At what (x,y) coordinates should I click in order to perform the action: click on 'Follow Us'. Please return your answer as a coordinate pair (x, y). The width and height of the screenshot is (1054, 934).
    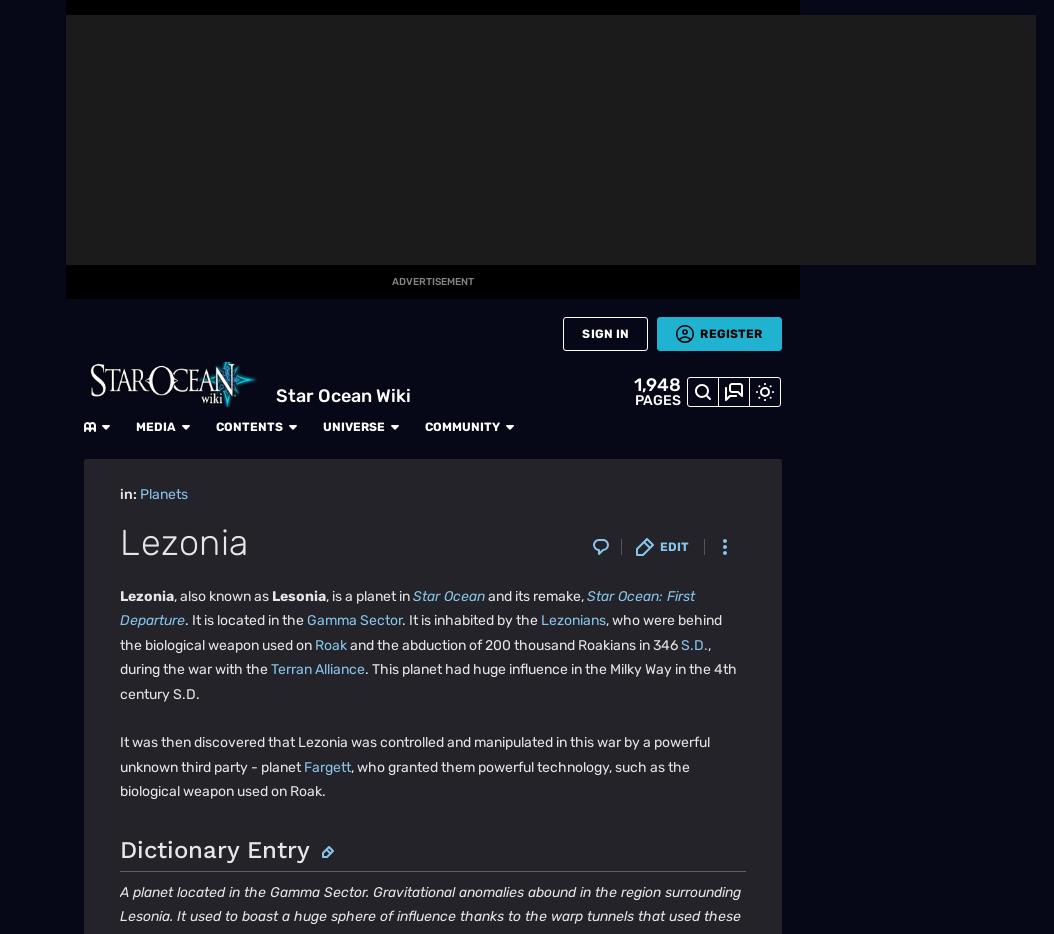
    Looking at the image, I should click on (83, 764).